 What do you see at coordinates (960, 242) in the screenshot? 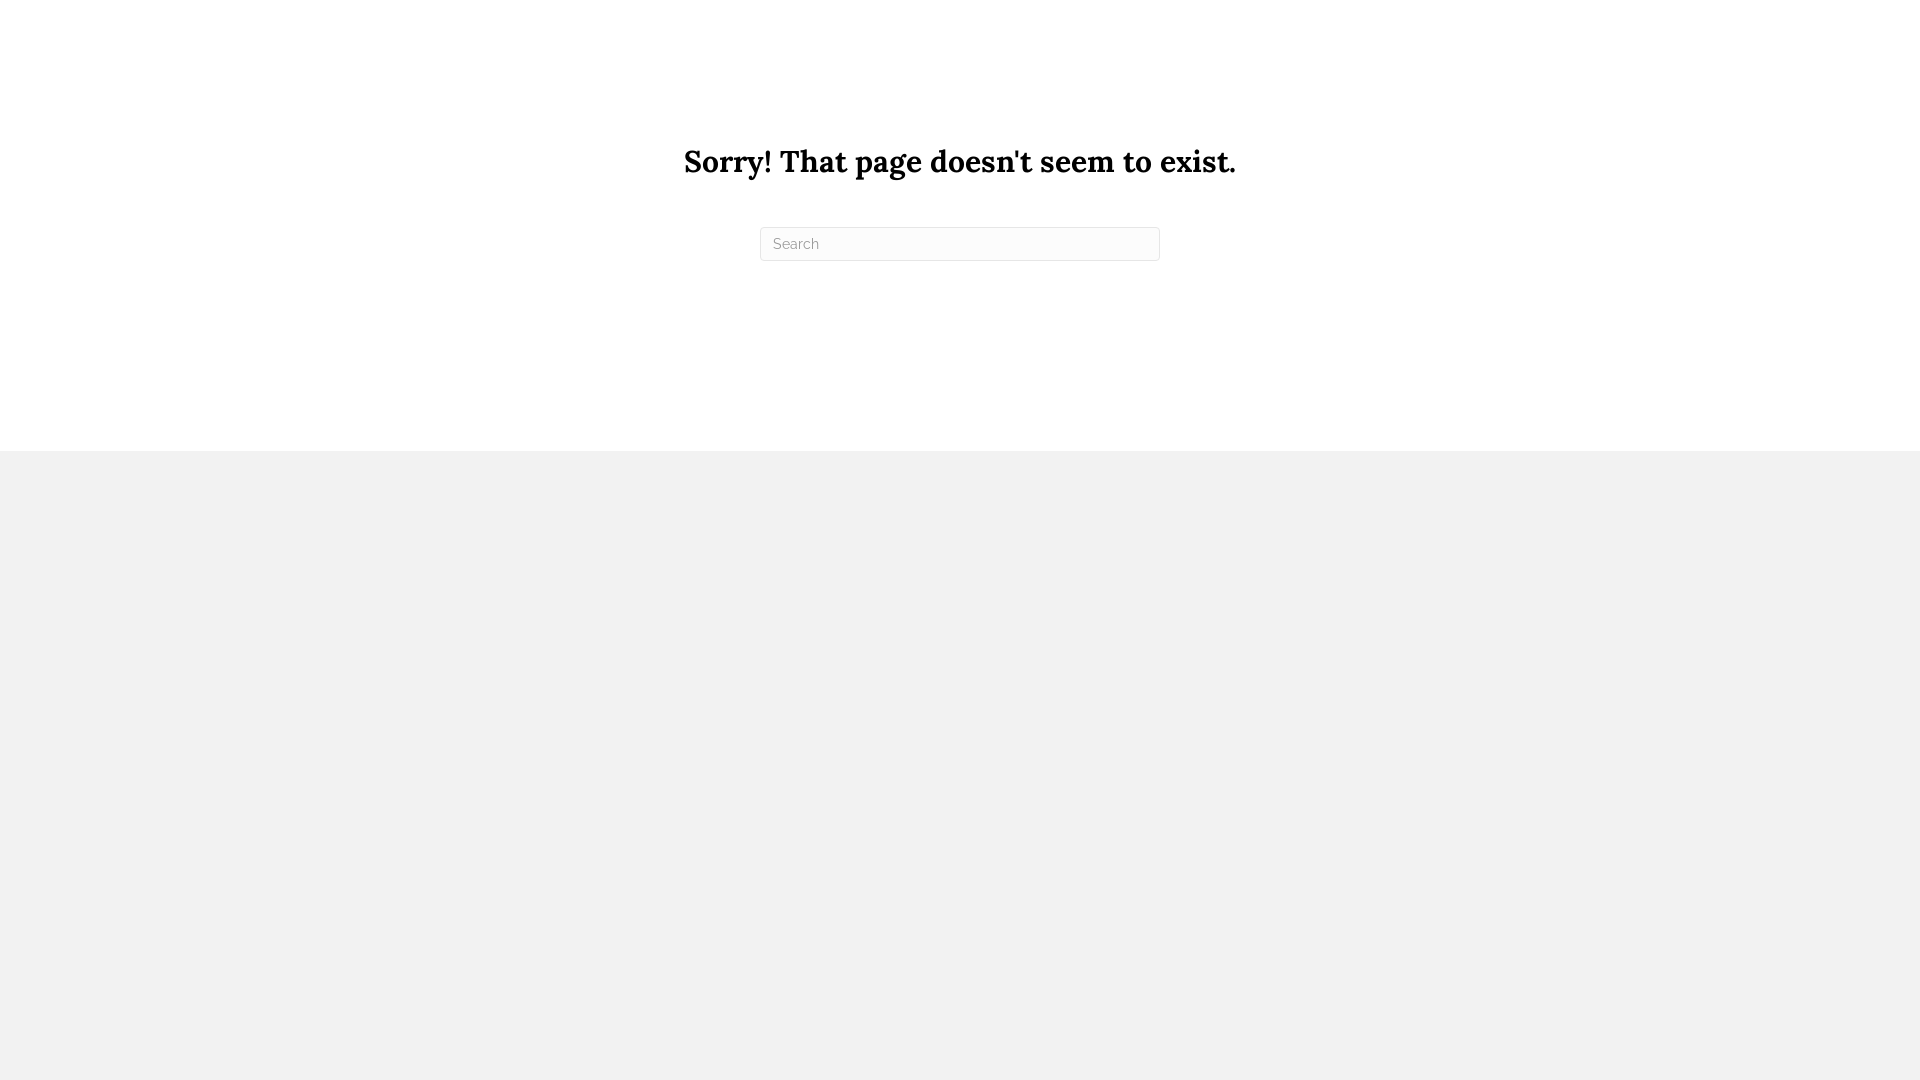
I see `'Type and press Enter to search.'` at bounding box center [960, 242].